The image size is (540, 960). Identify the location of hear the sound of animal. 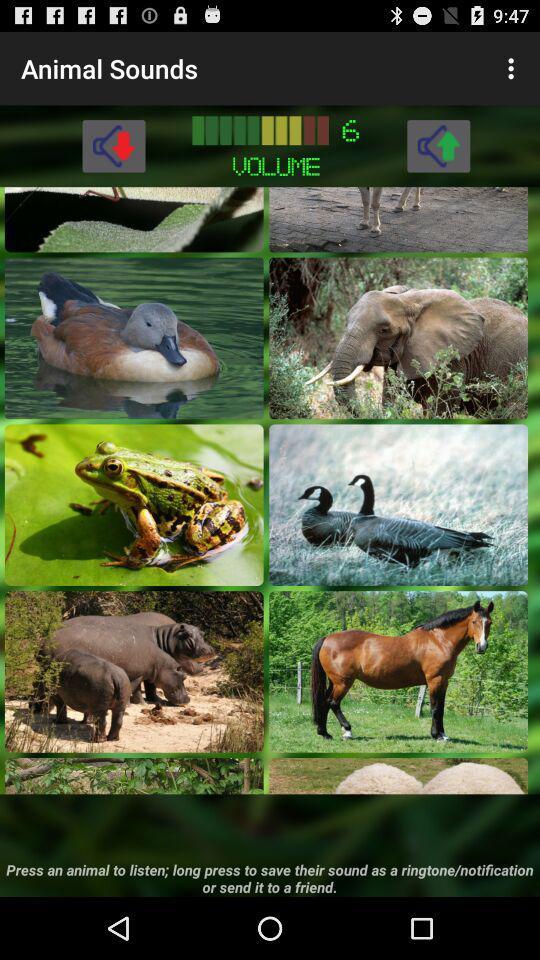
(398, 219).